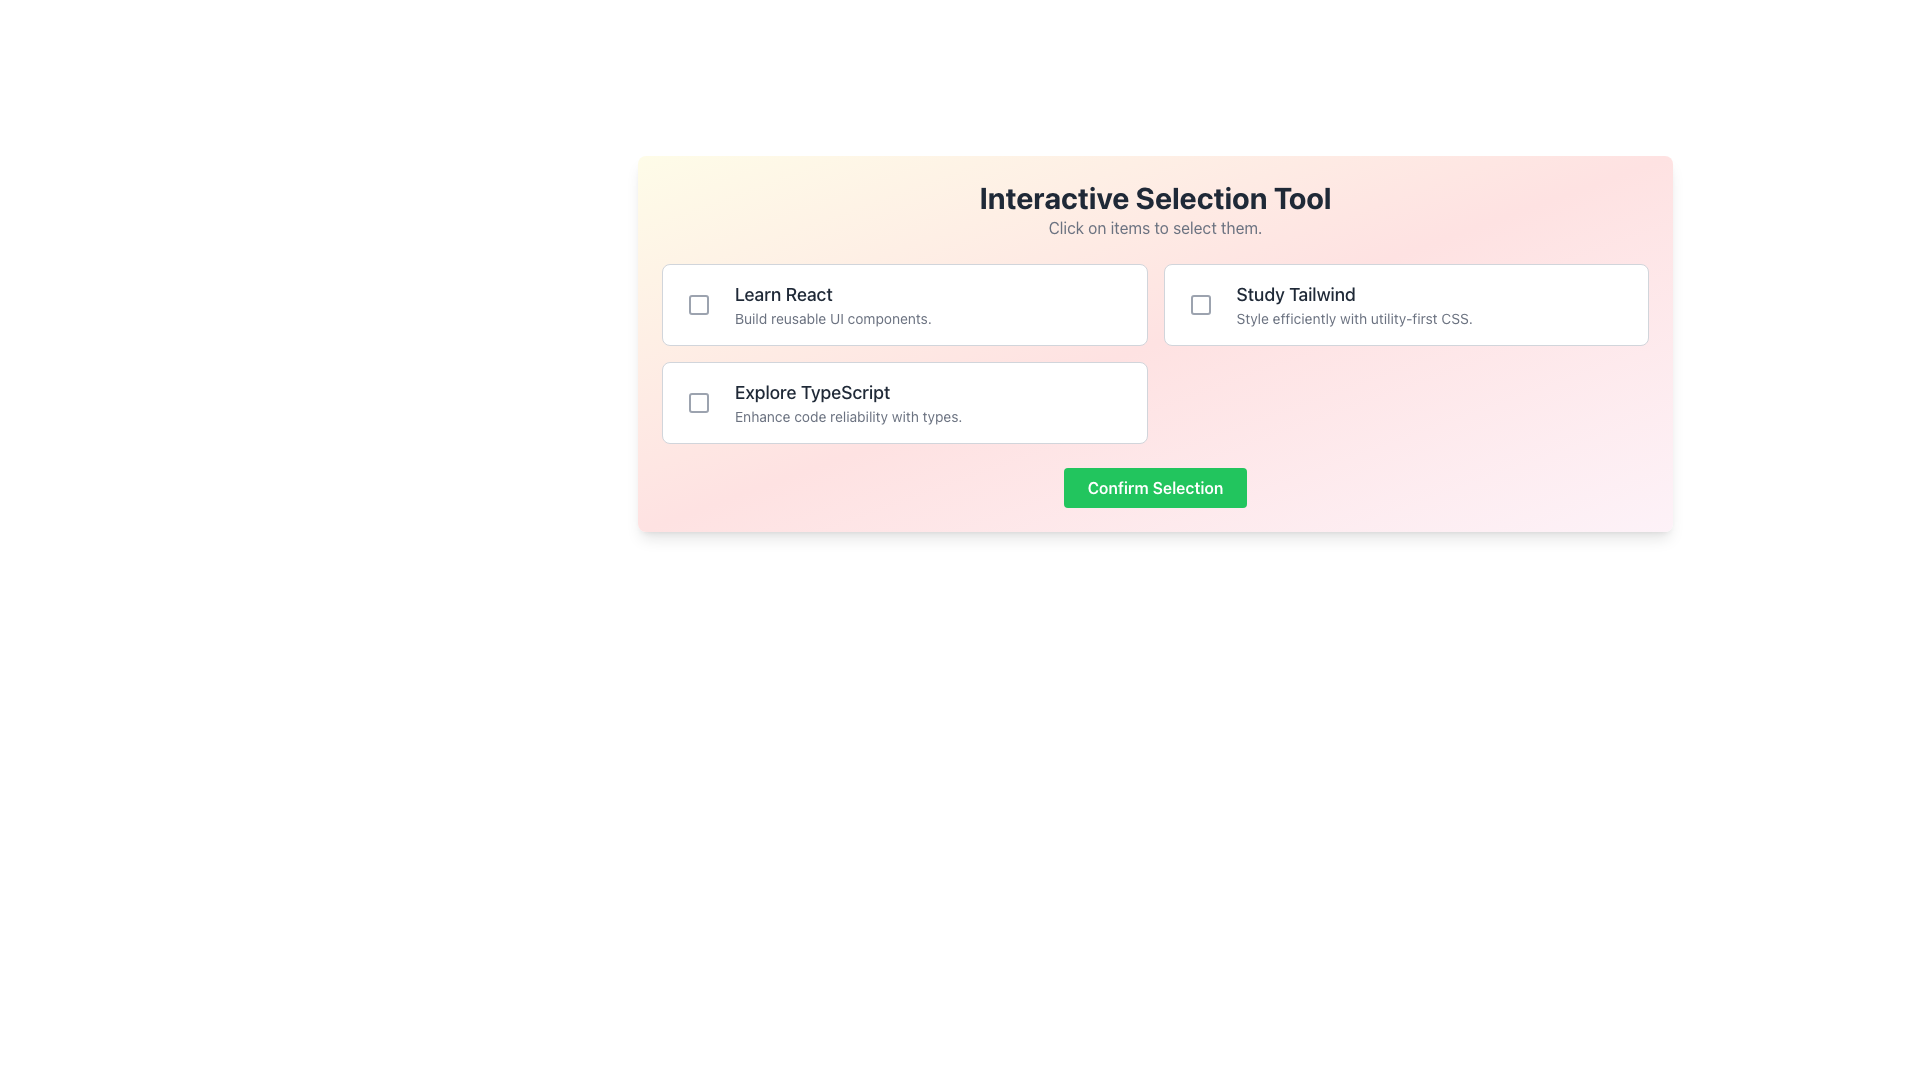 The image size is (1920, 1080). I want to click on the title text at the top center of the interactive panel, which provides context to the users, so click(1155, 197).